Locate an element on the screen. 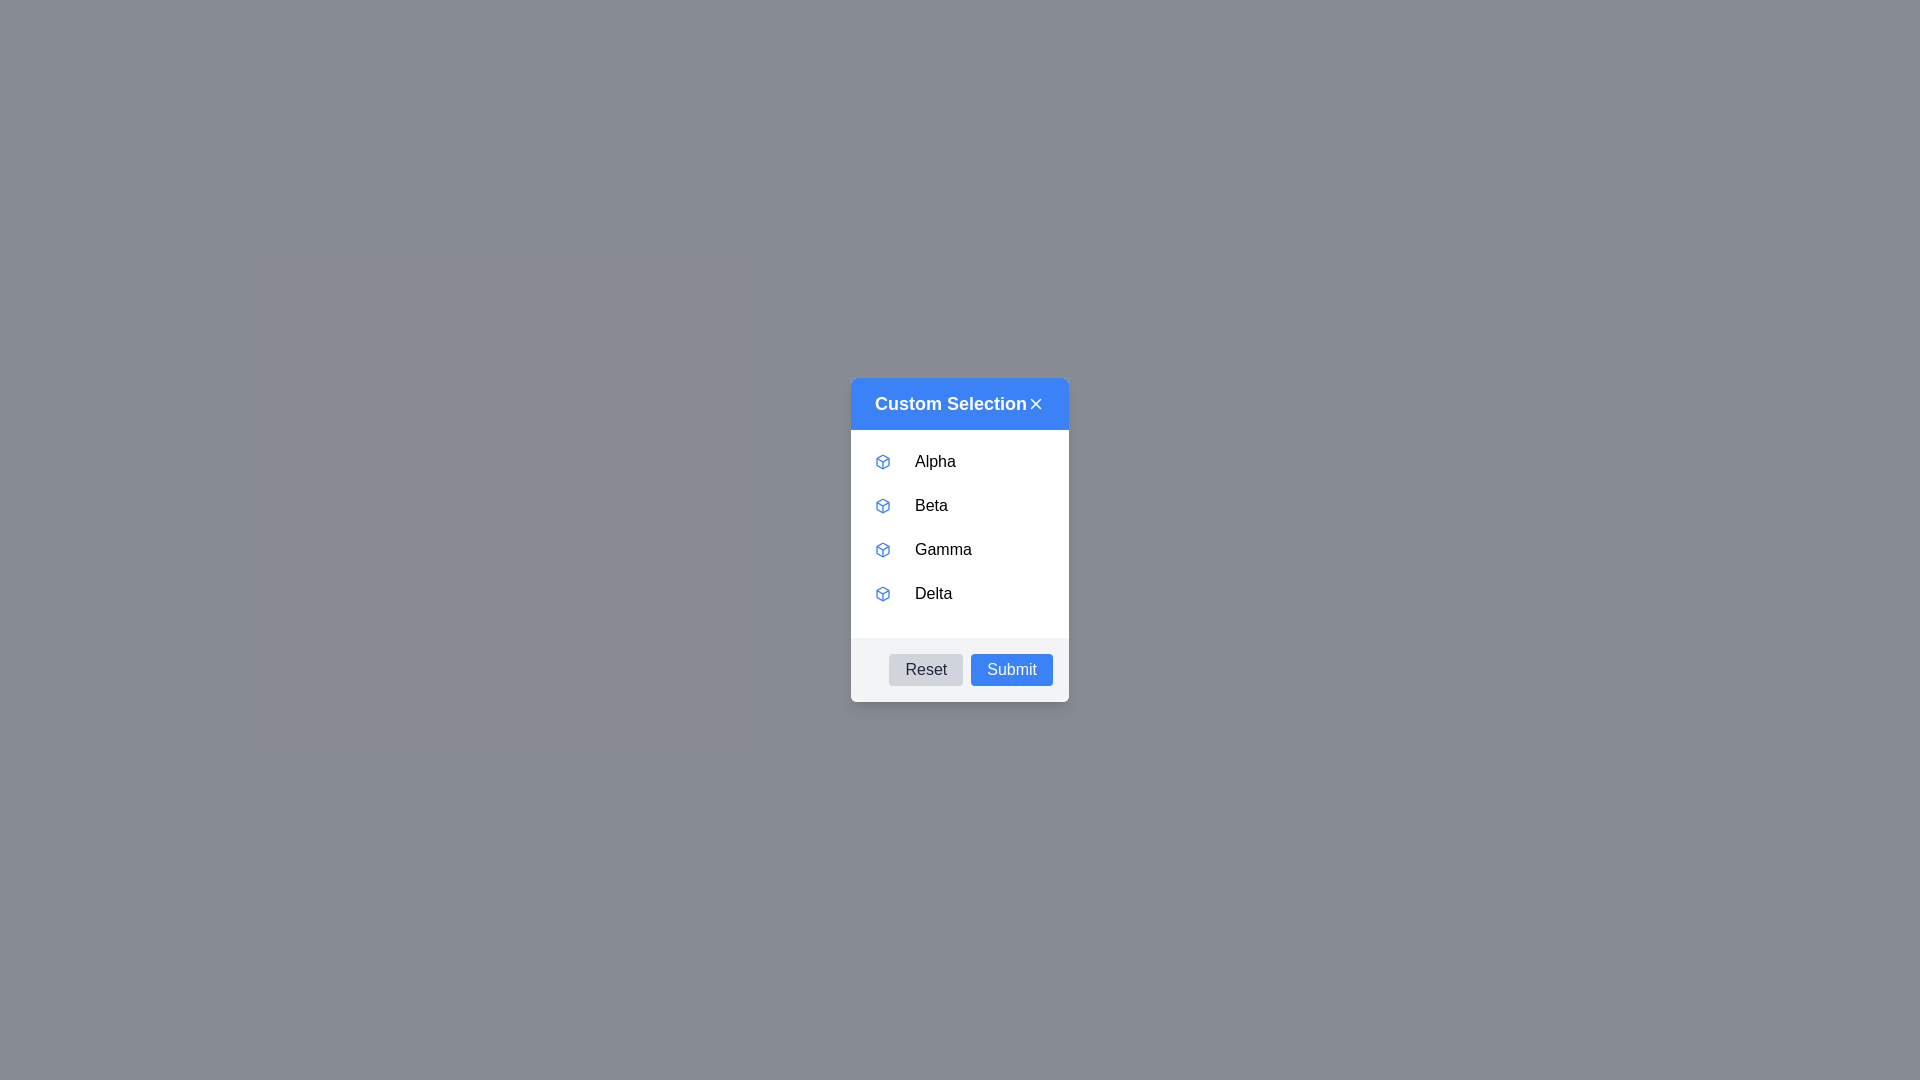 This screenshot has height=1080, width=1920. the list item labeled 'Gamma' in the 'Custom Selection' modal is located at coordinates (960, 550).